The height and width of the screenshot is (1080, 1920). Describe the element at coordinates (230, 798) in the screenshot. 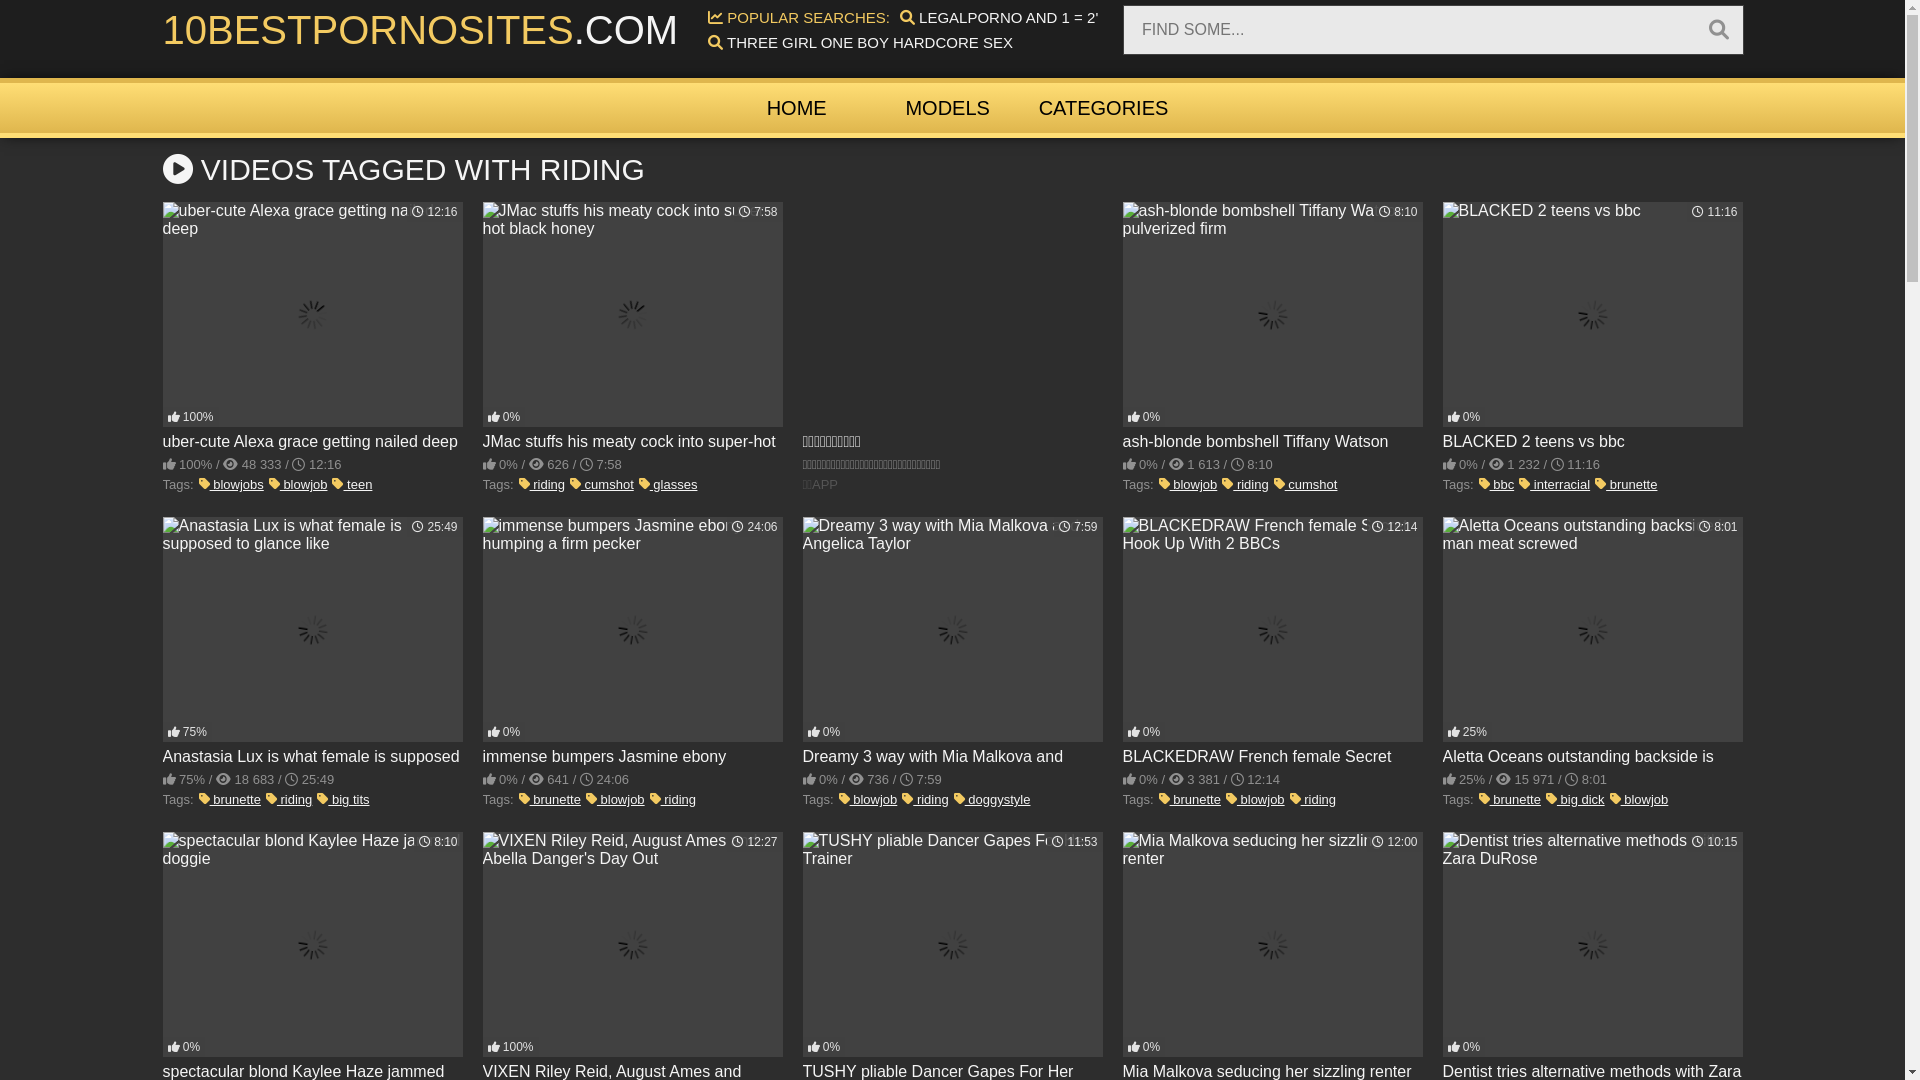

I see `'brunette'` at that location.